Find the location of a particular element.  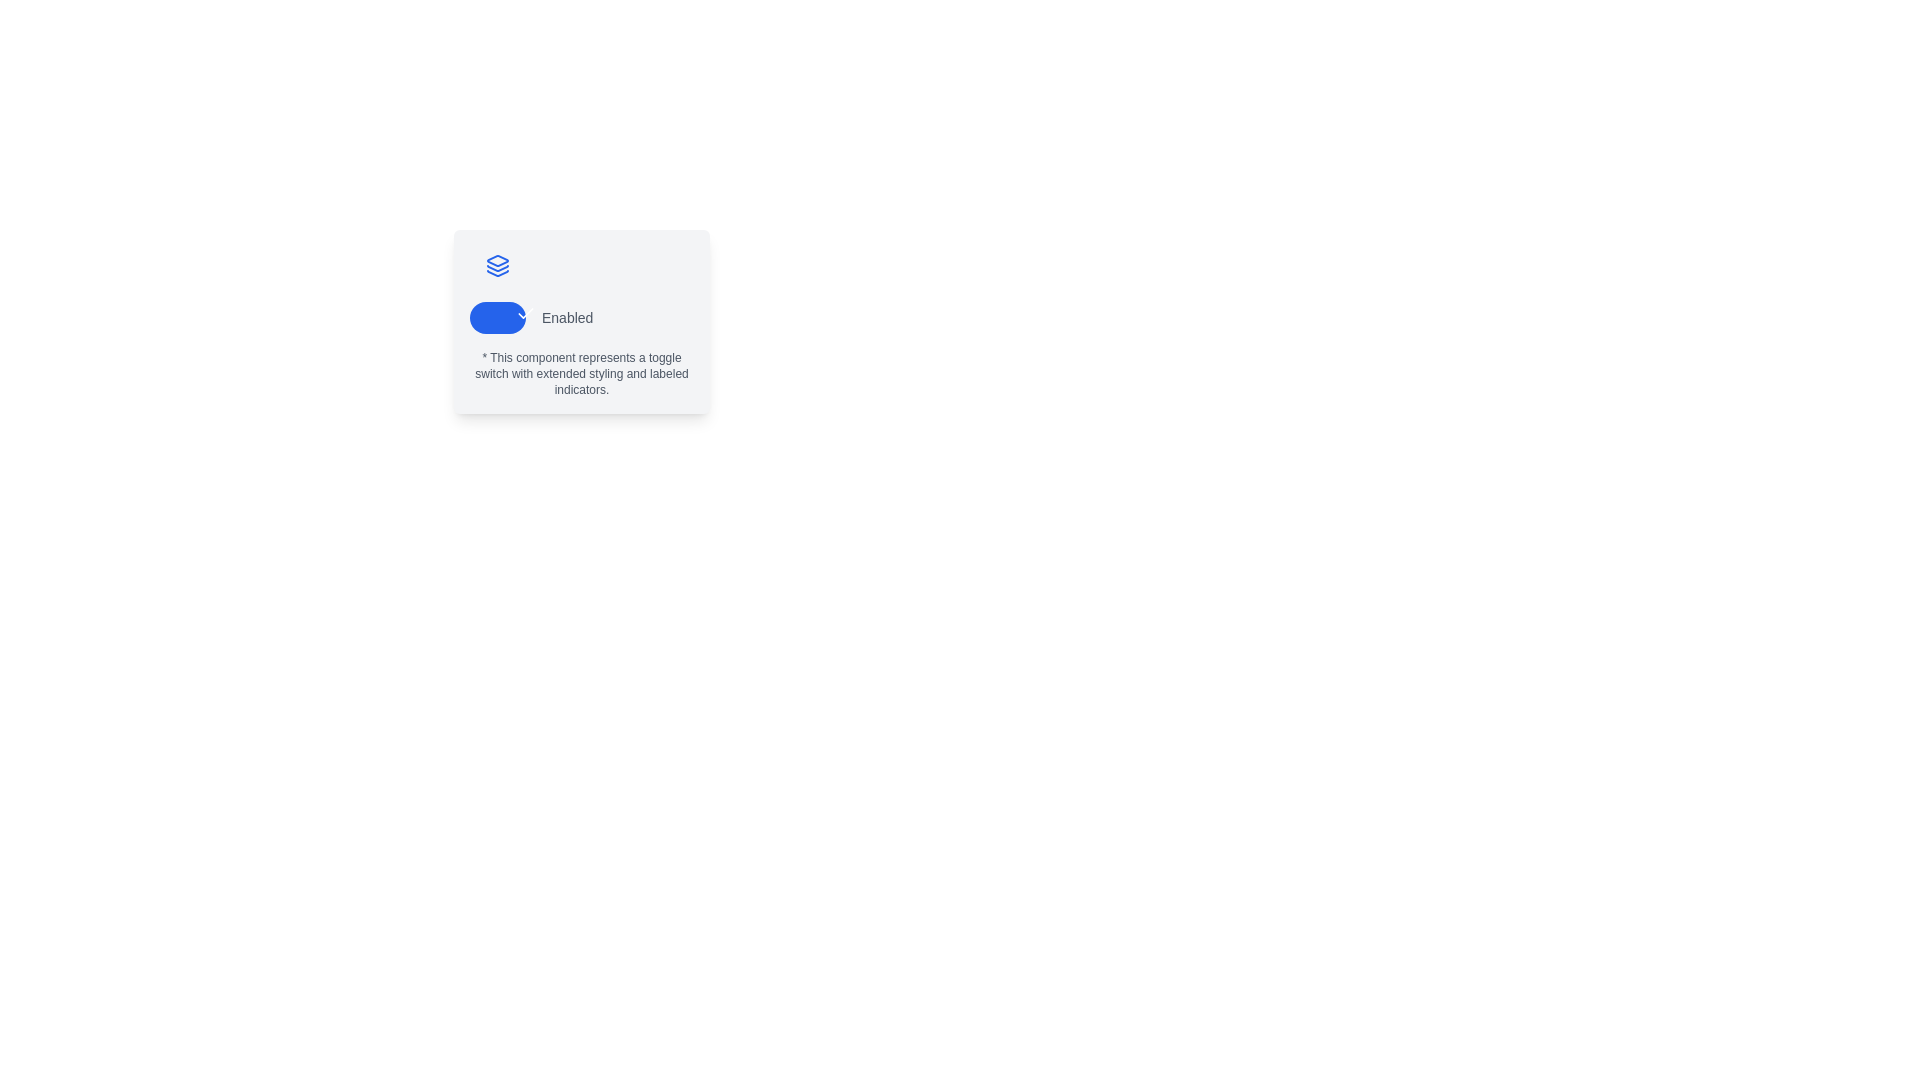

the active state indicator icon of the toggle switch, located towards the right side and centered within the UI box is located at coordinates (526, 313).